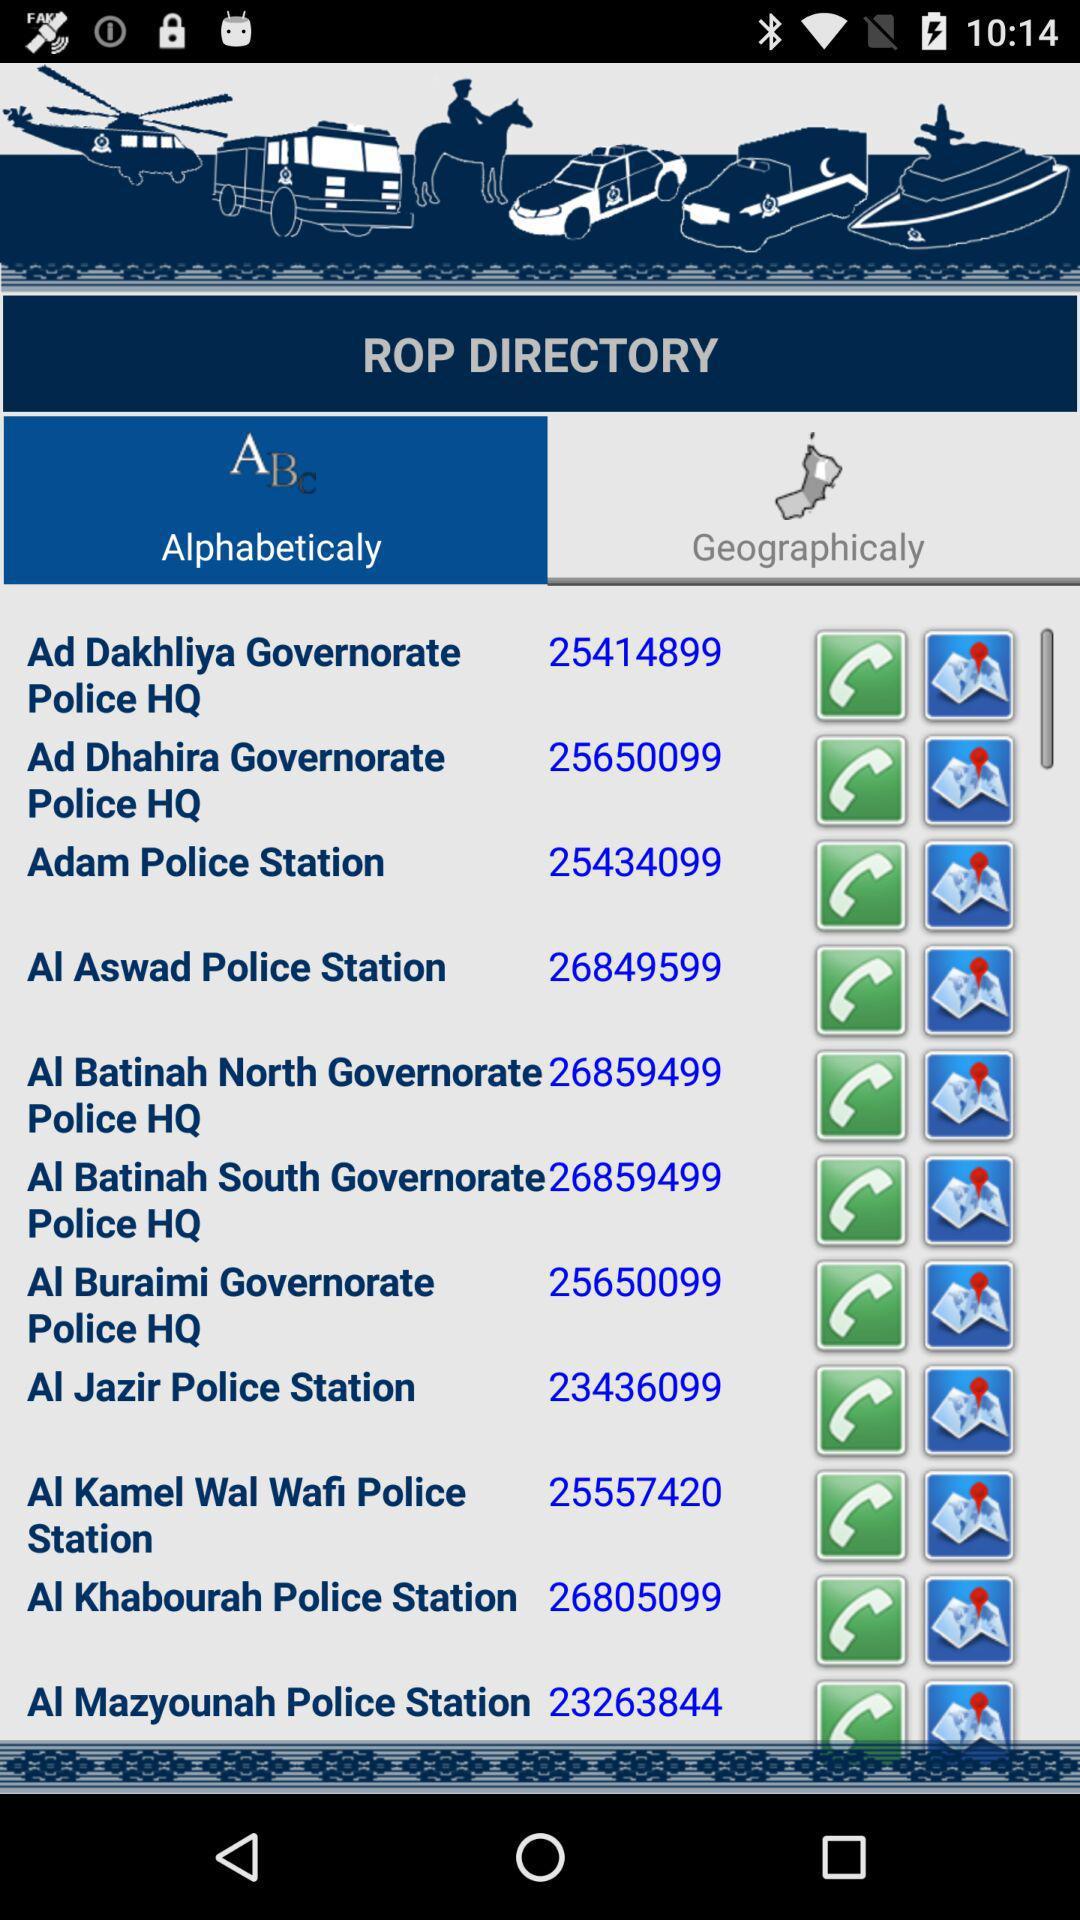  Describe the element at coordinates (859, 723) in the screenshot. I see `the call icon` at that location.